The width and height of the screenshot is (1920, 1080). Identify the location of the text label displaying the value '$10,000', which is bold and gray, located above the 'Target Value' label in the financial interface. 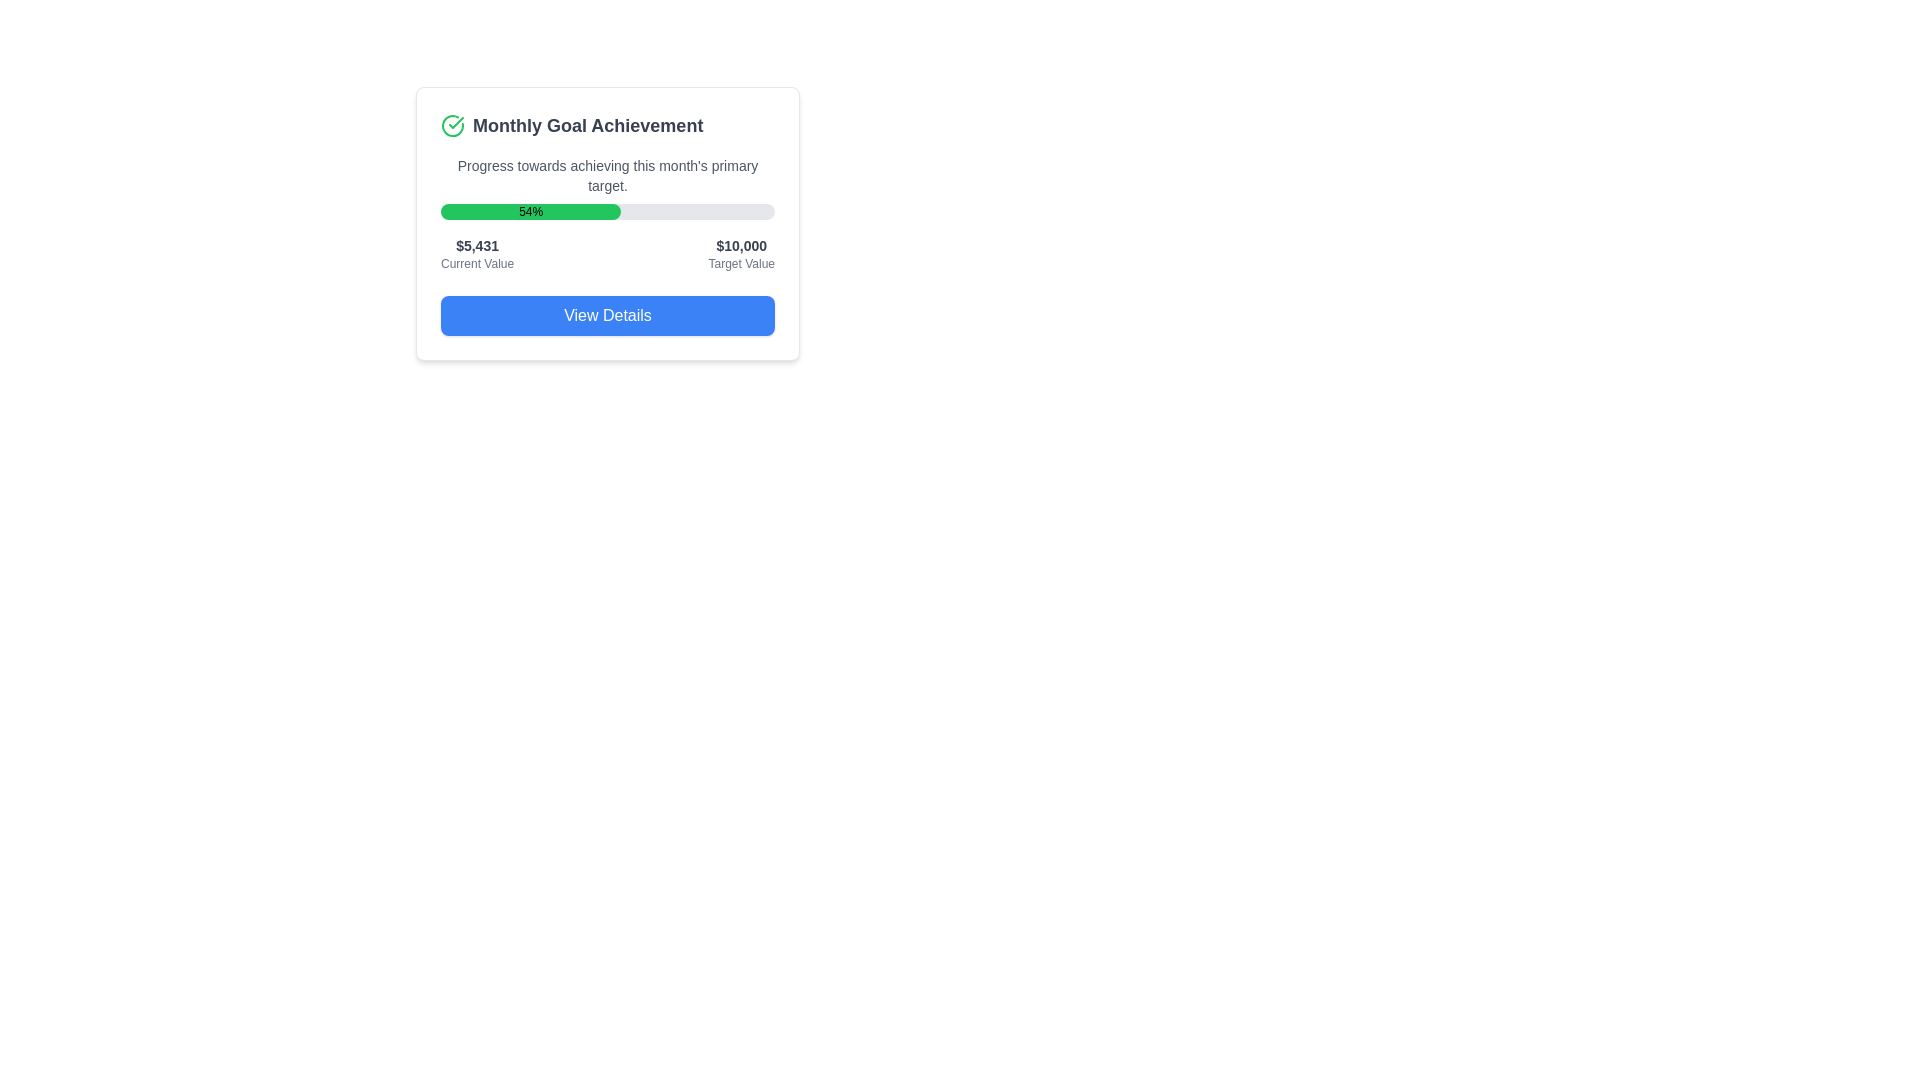
(740, 245).